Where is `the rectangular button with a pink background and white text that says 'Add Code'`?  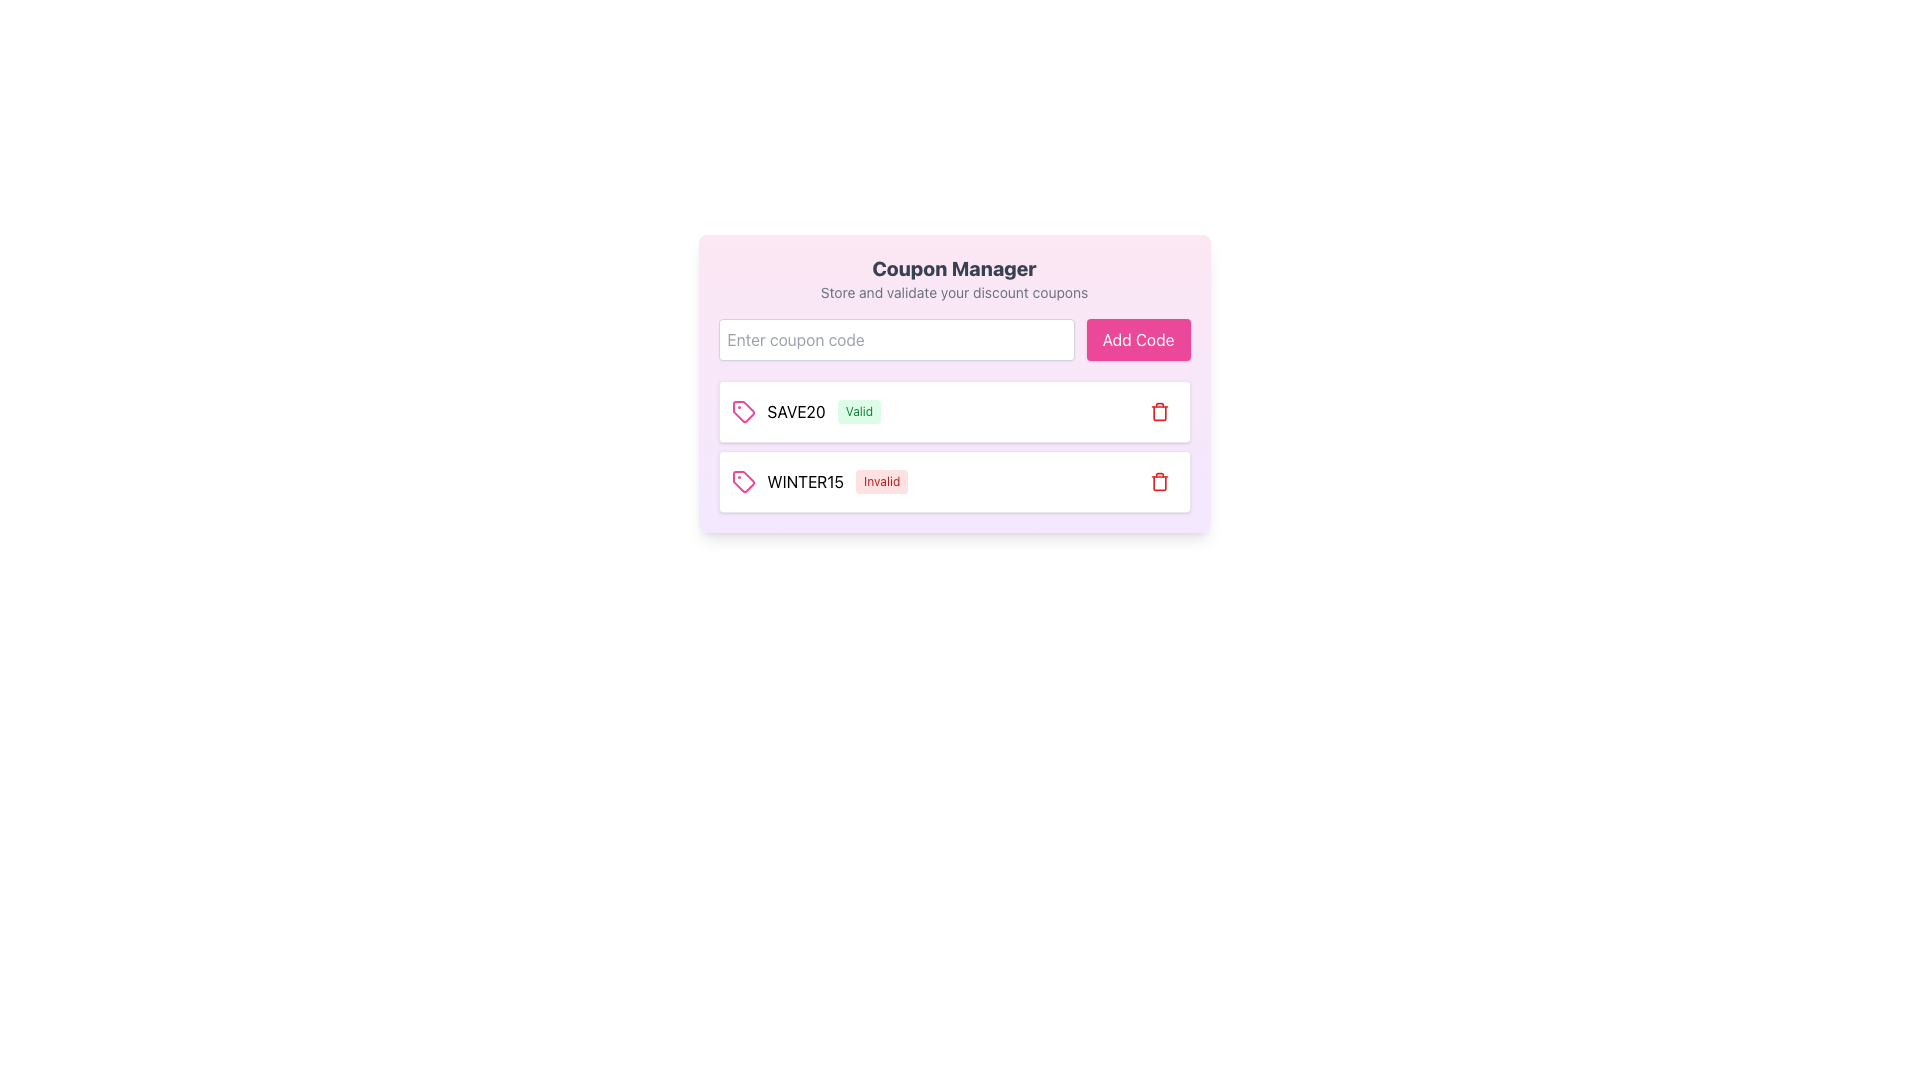 the rectangular button with a pink background and white text that says 'Add Code' is located at coordinates (1138, 338).